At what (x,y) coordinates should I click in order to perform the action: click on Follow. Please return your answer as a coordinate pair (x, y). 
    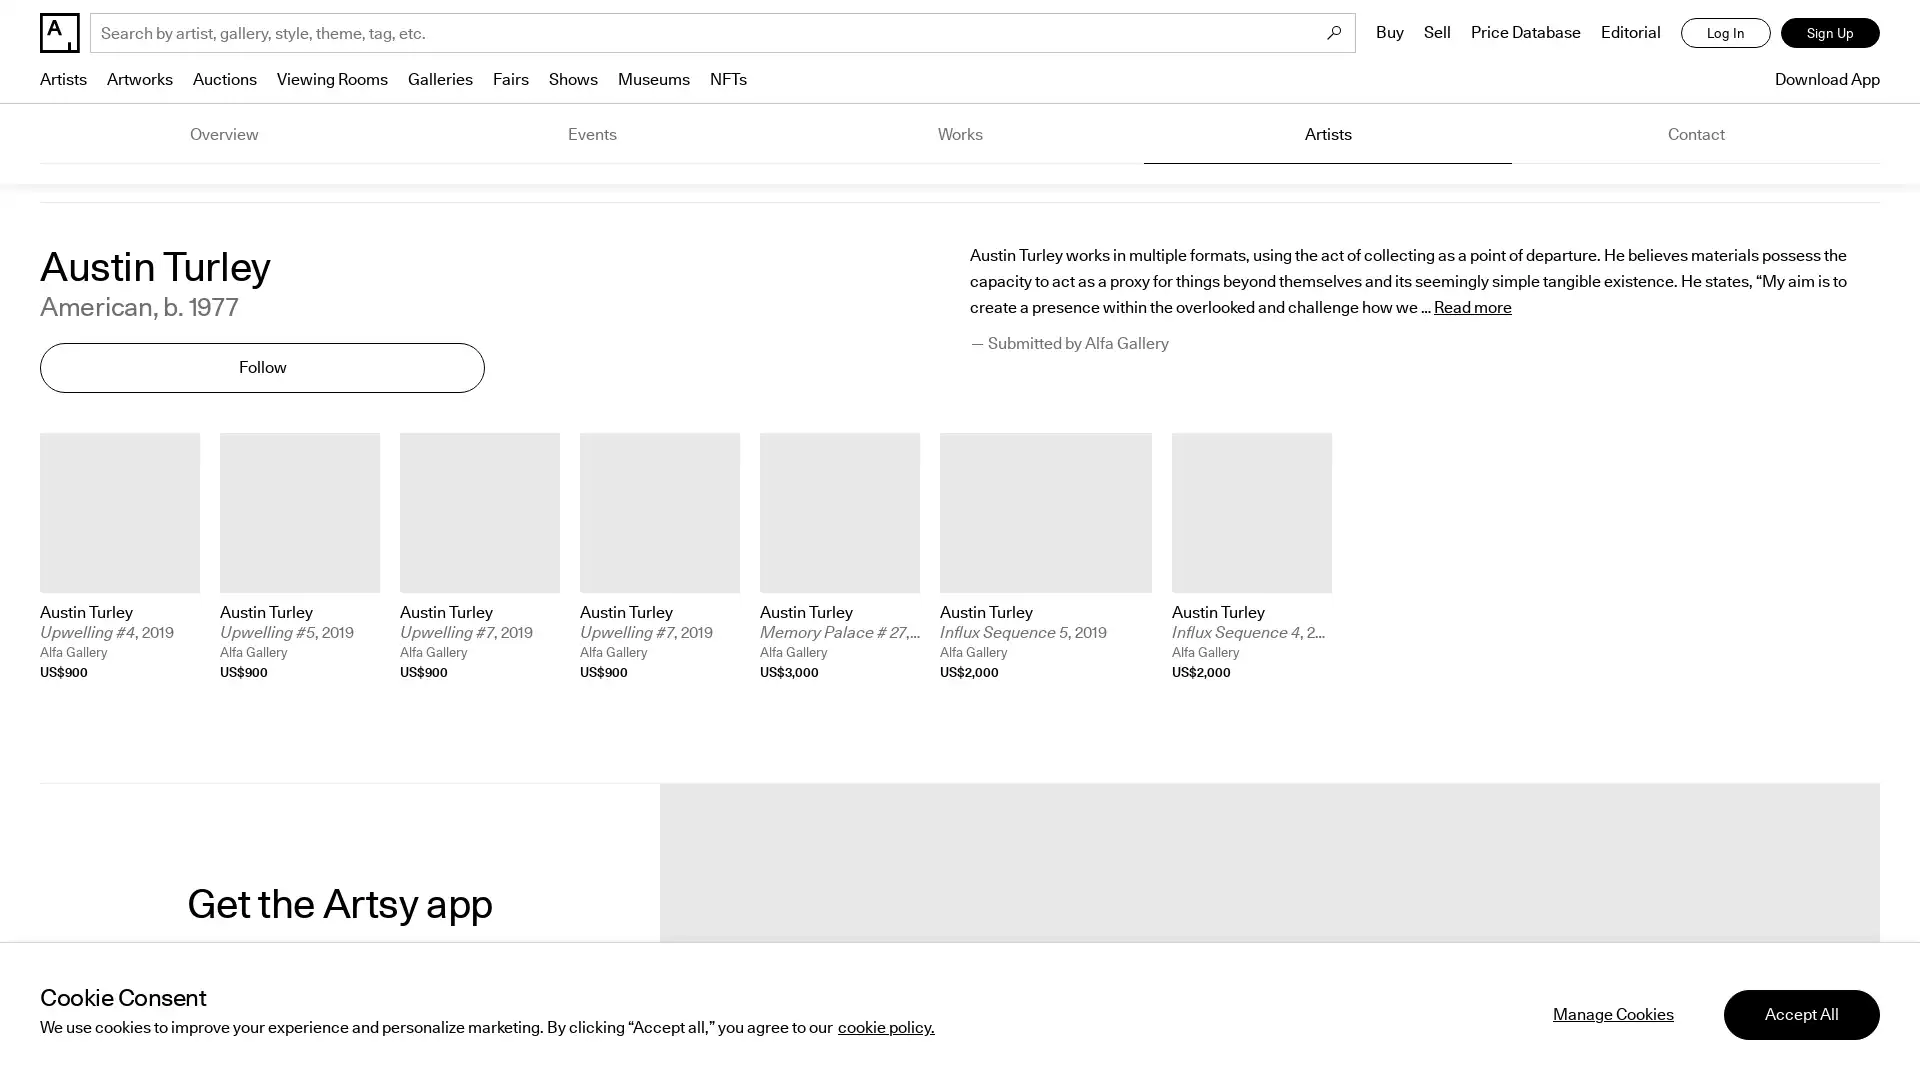
    Looking at the image, I should click on (261, 367).